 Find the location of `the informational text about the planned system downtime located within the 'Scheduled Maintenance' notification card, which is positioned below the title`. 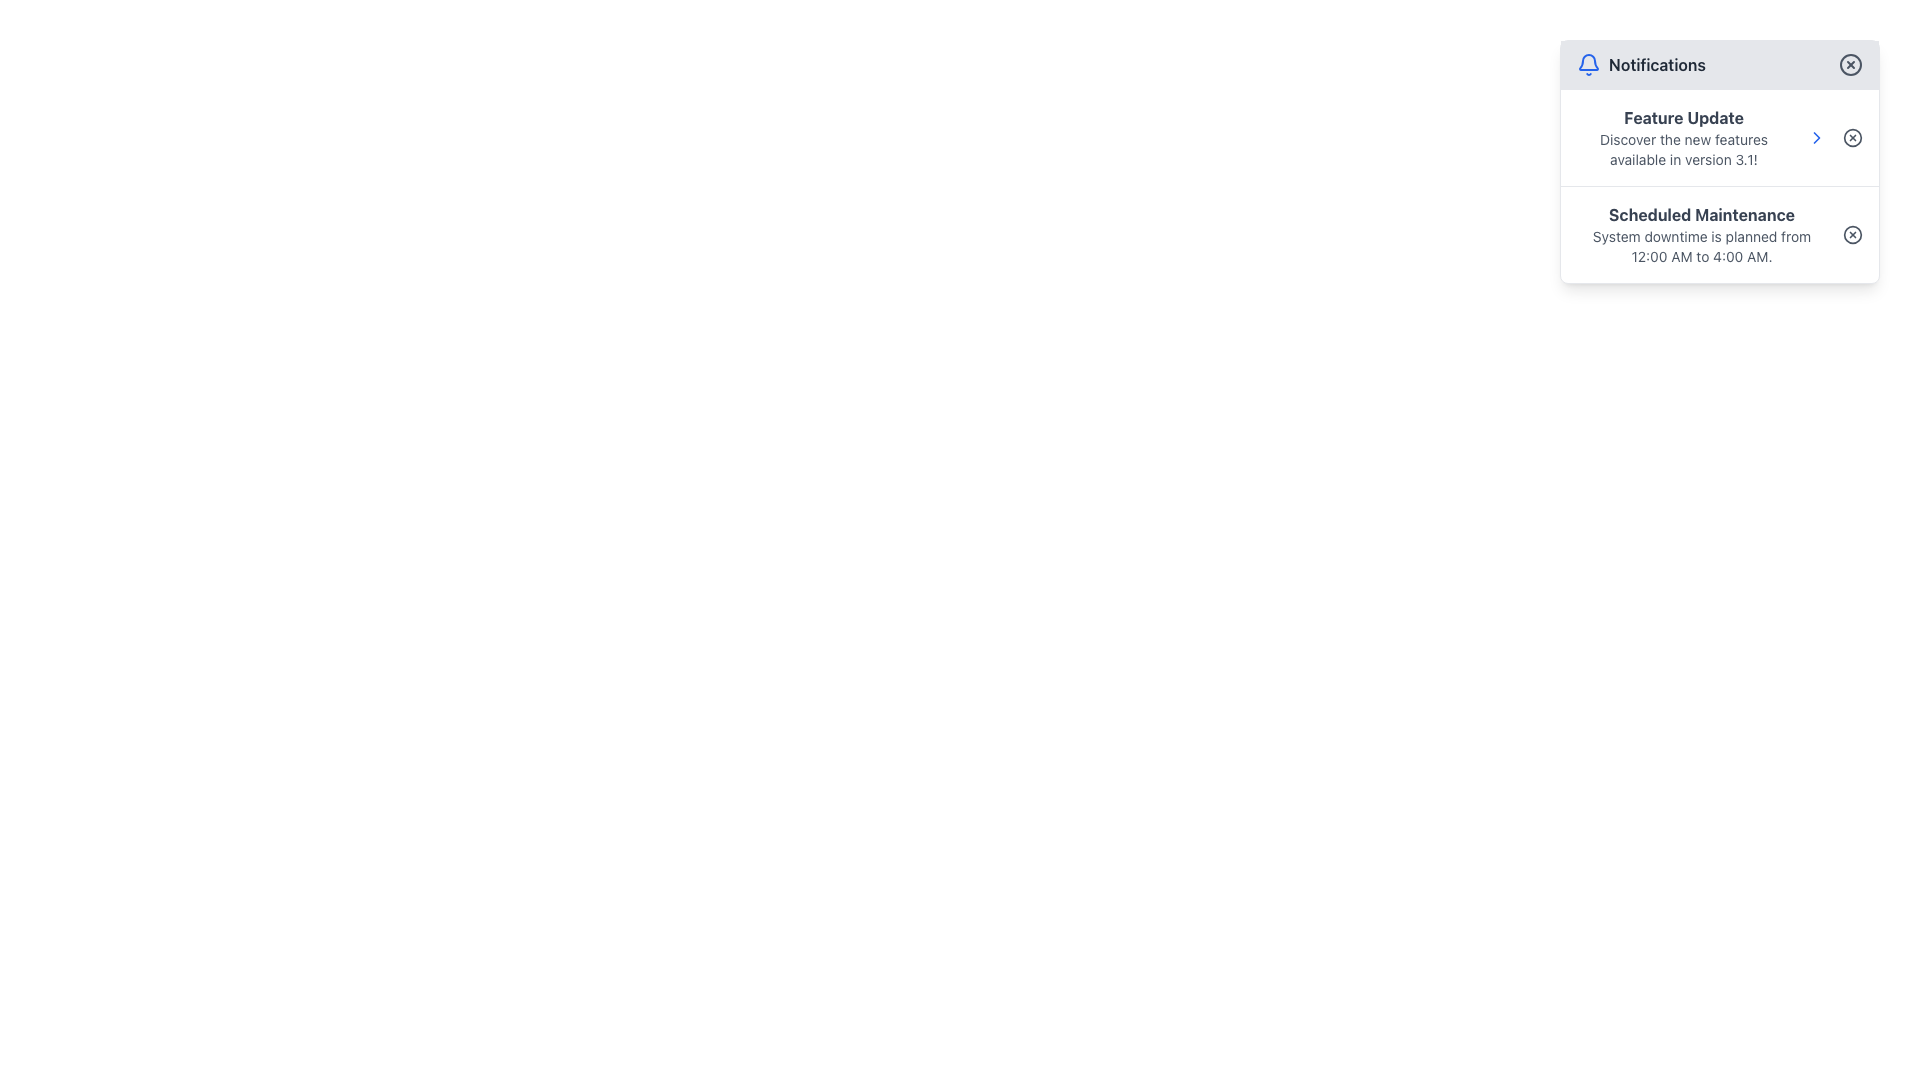

the informational text about the planned system downtime located within the 'Scheduled Maintenance' notification card, which is positioned below the title is located at coordinates (1701, 245).